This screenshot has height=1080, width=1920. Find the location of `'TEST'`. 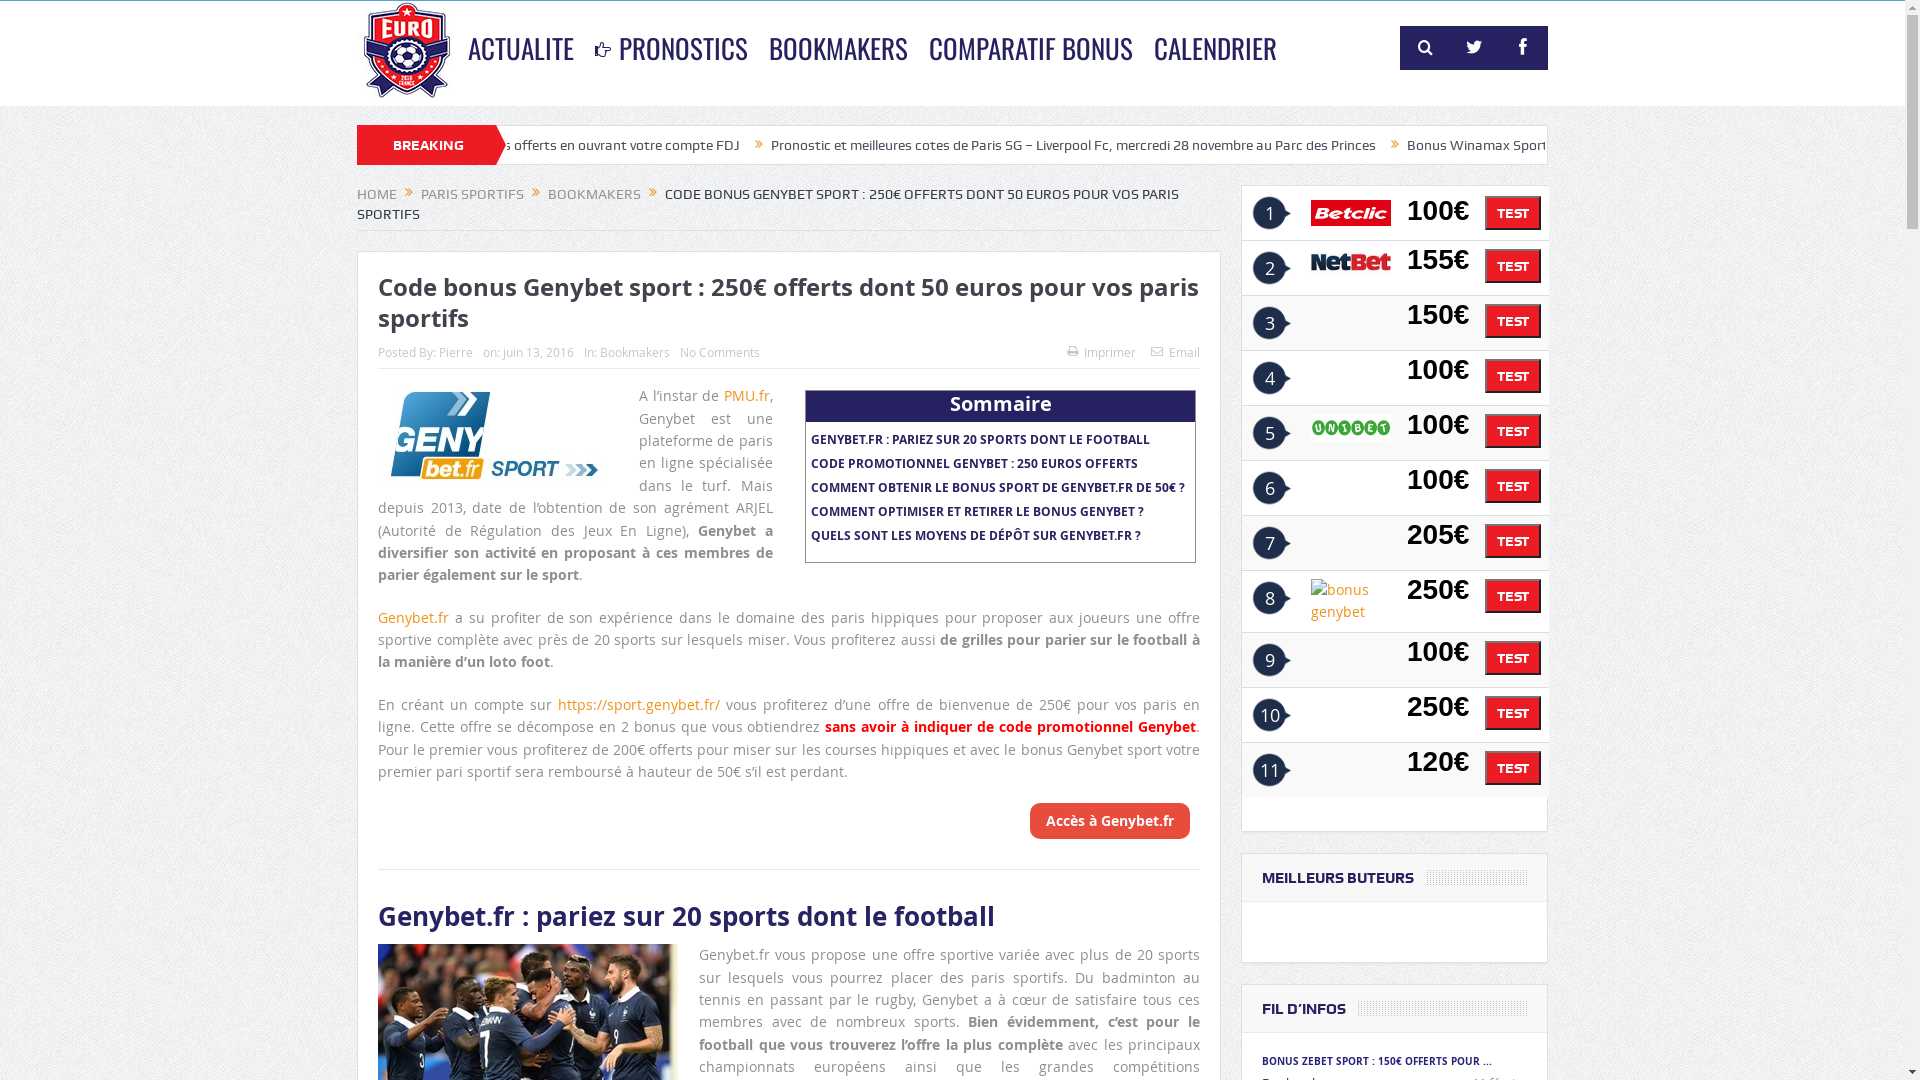

'TEST' is located at coordinates (1512, 212).